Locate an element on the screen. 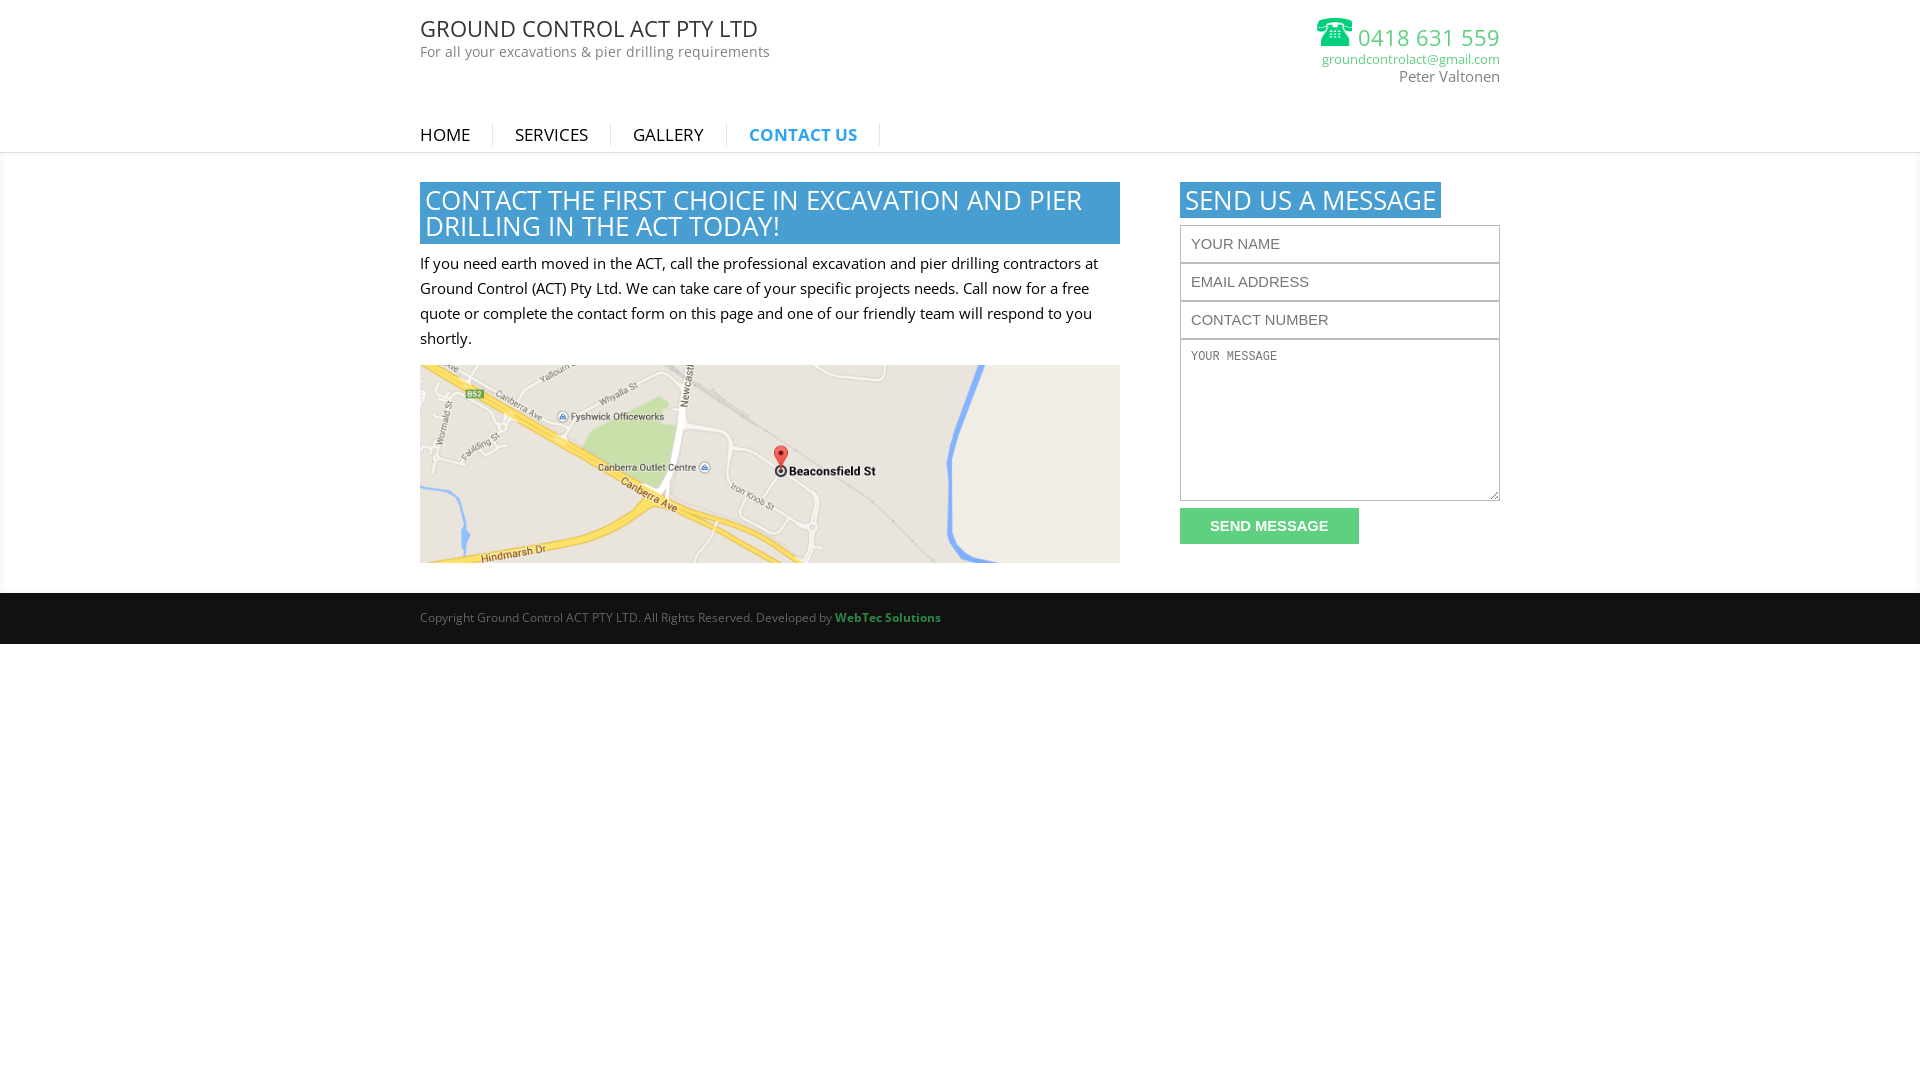 This screenshot has height=1080, width=1920. 'HOME' is located at coordinates (455, 134).